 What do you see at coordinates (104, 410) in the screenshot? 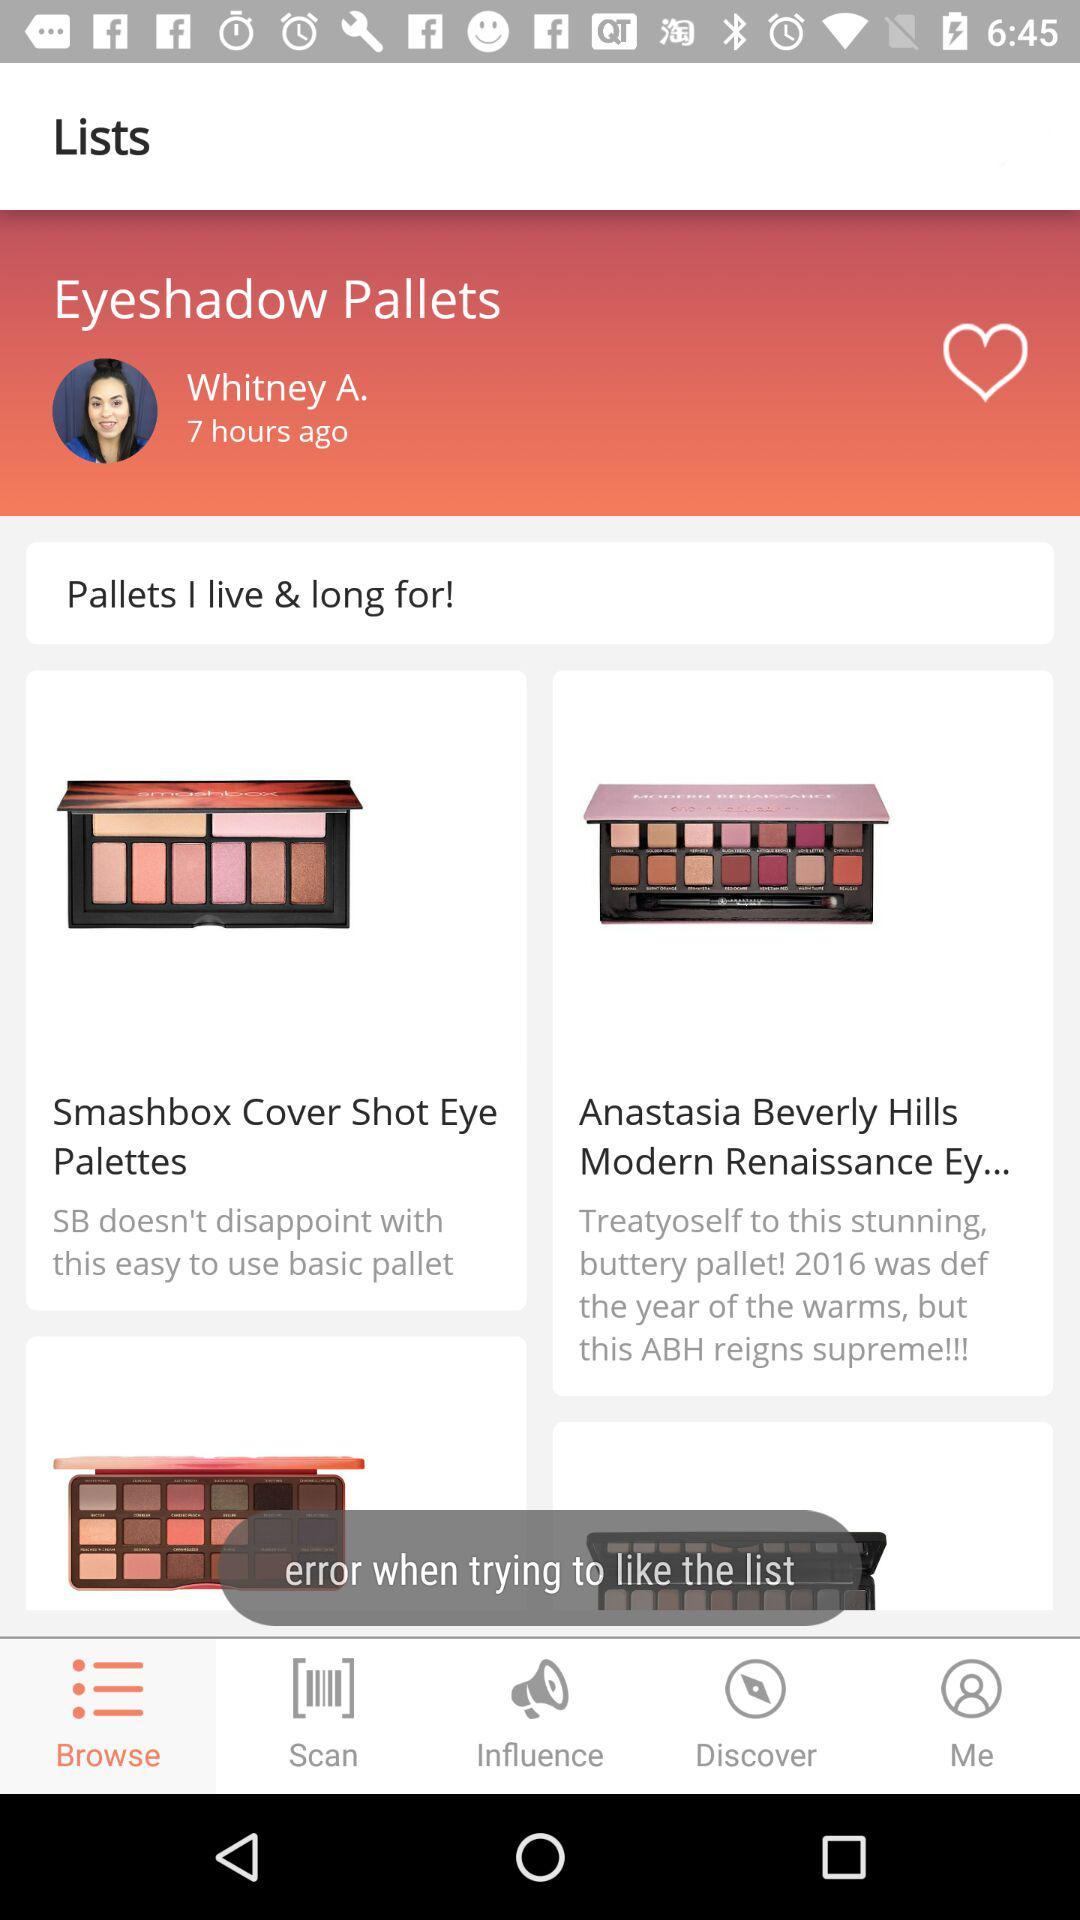
I see `the avatar icon` at bounding box center [104, 410].